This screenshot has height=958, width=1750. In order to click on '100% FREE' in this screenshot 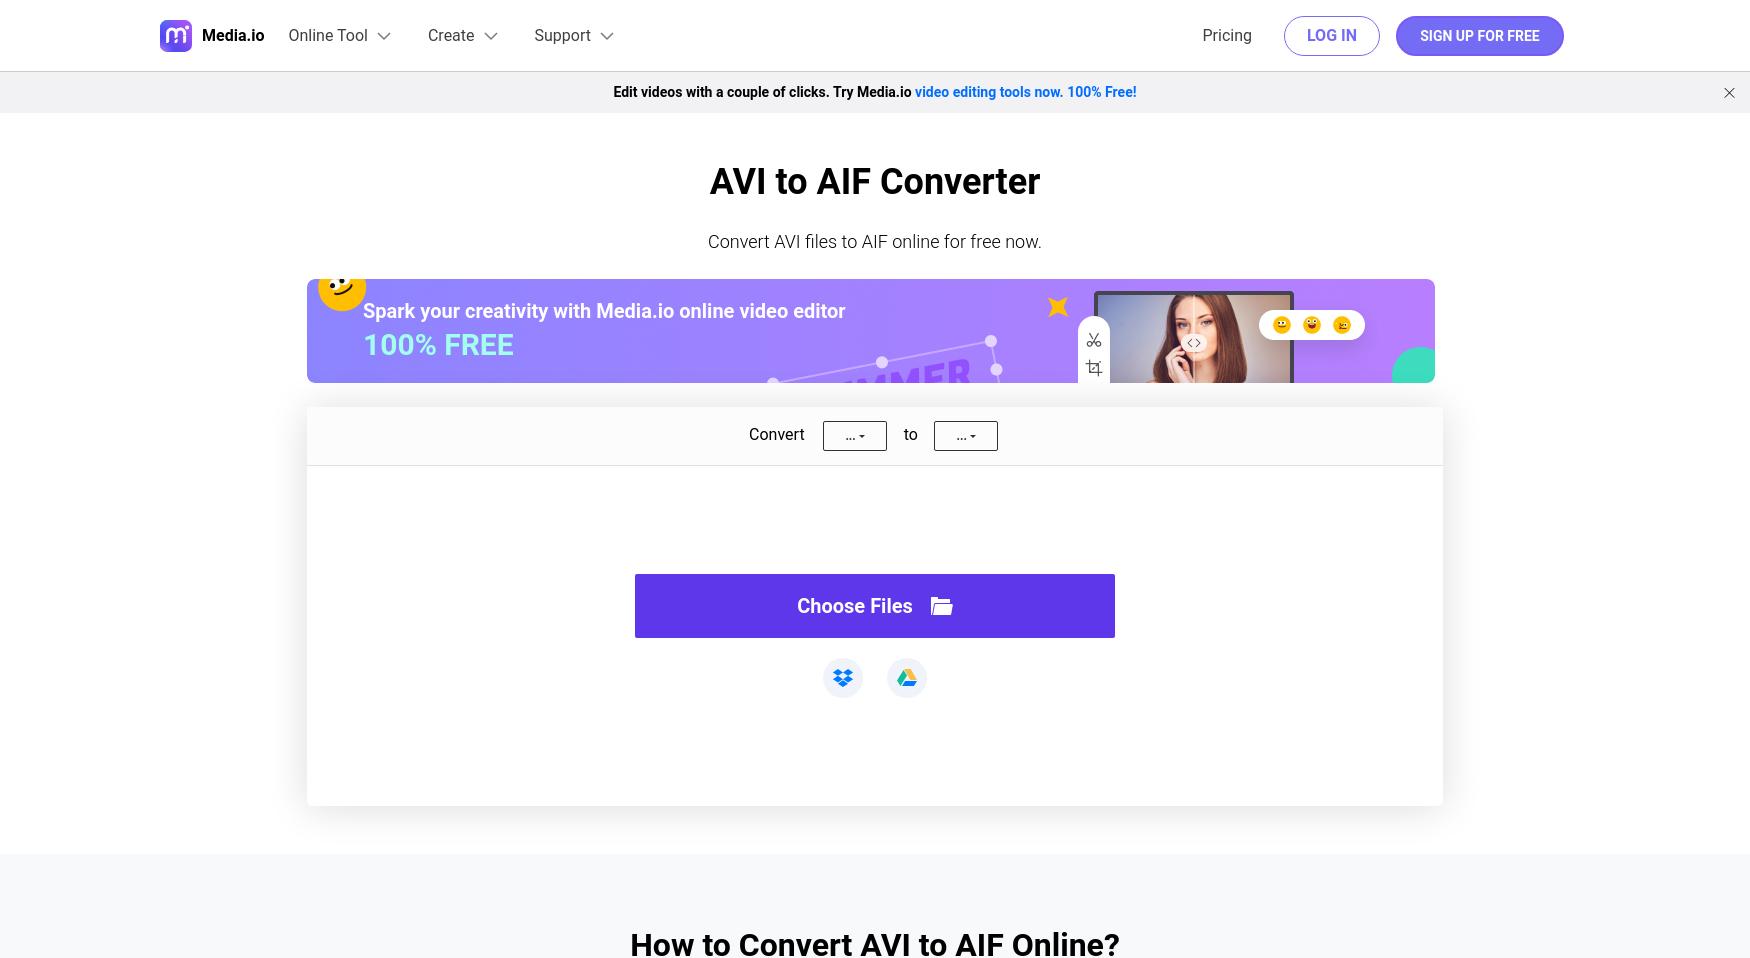, I will do `click(438, 343)`.